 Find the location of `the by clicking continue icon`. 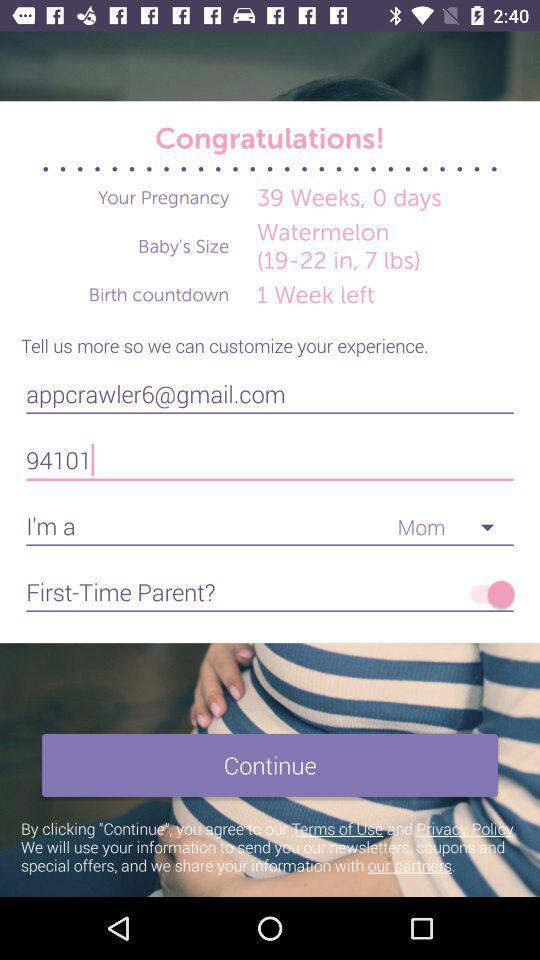

the by clicking continue icon is located at coordinates (270, 845).